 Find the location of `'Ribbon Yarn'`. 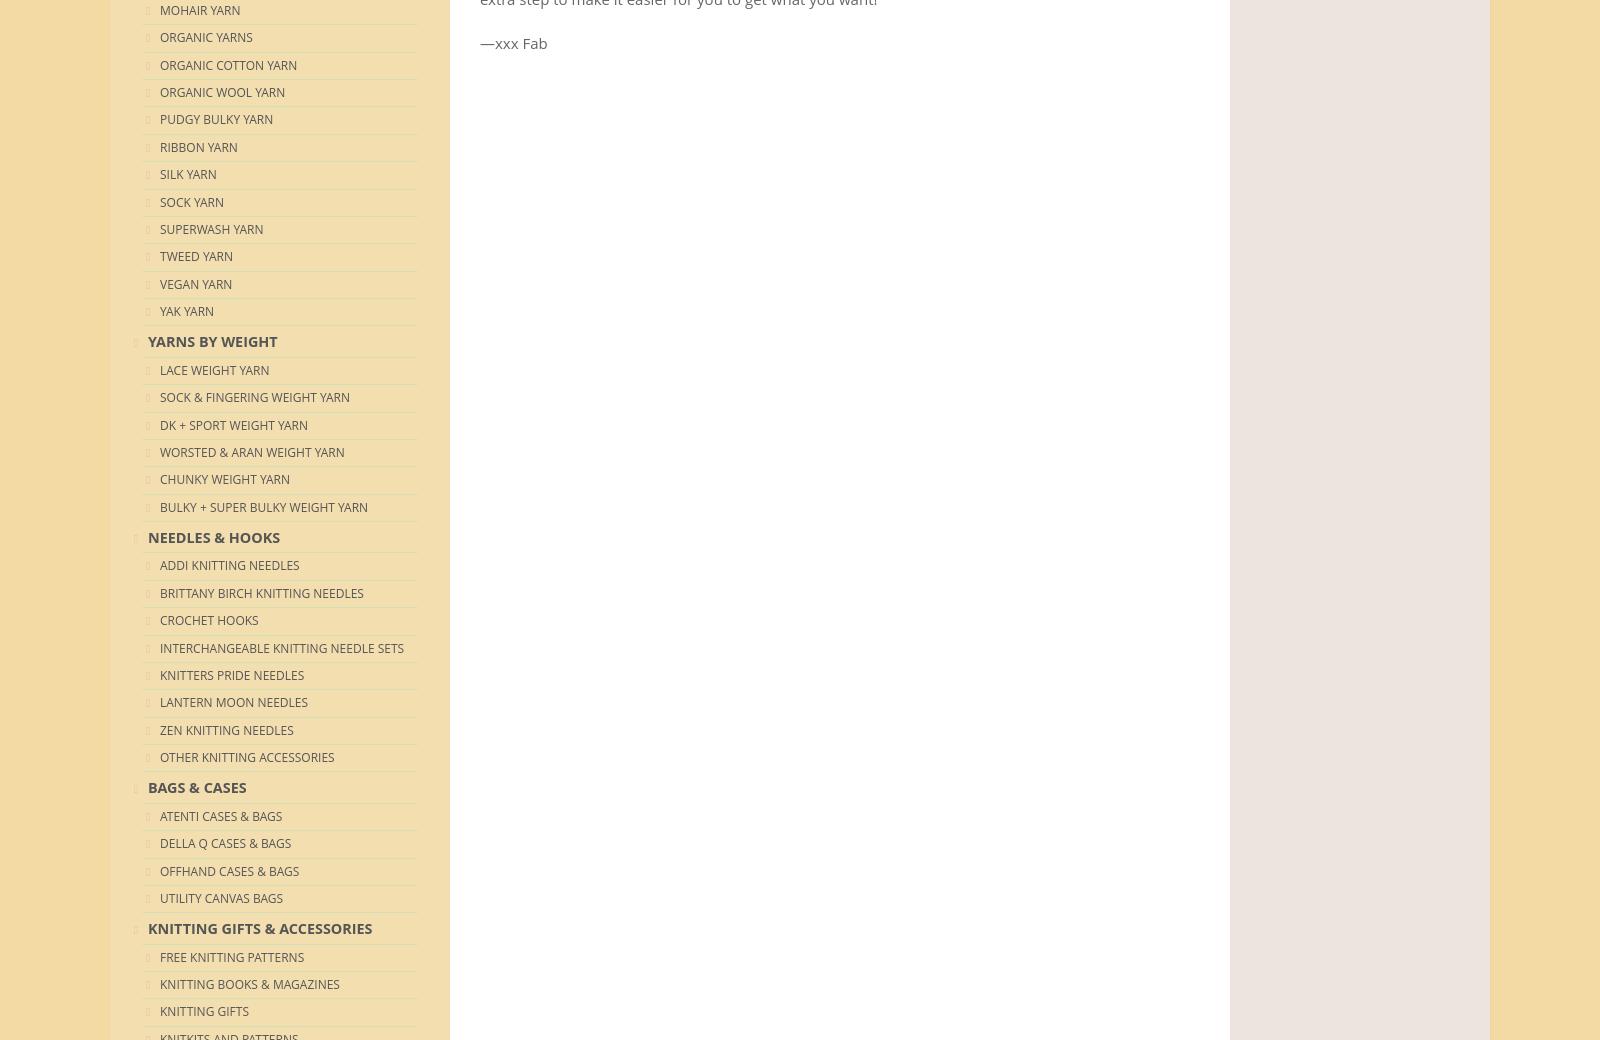

'Ribbon Yarn' is located at coordinates (197, 146).